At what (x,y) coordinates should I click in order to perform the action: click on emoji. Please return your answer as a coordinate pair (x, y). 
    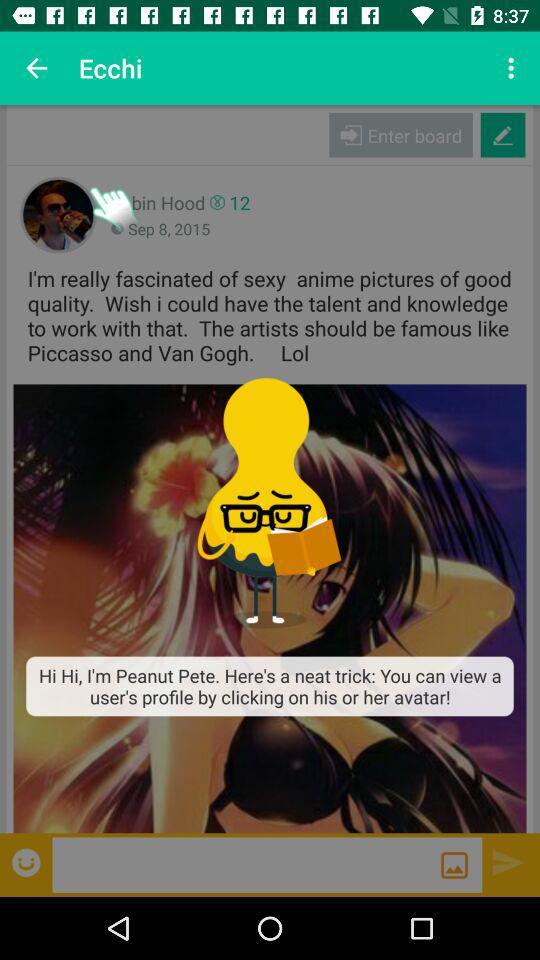
    Looking at the image, I should click on (27, 861).